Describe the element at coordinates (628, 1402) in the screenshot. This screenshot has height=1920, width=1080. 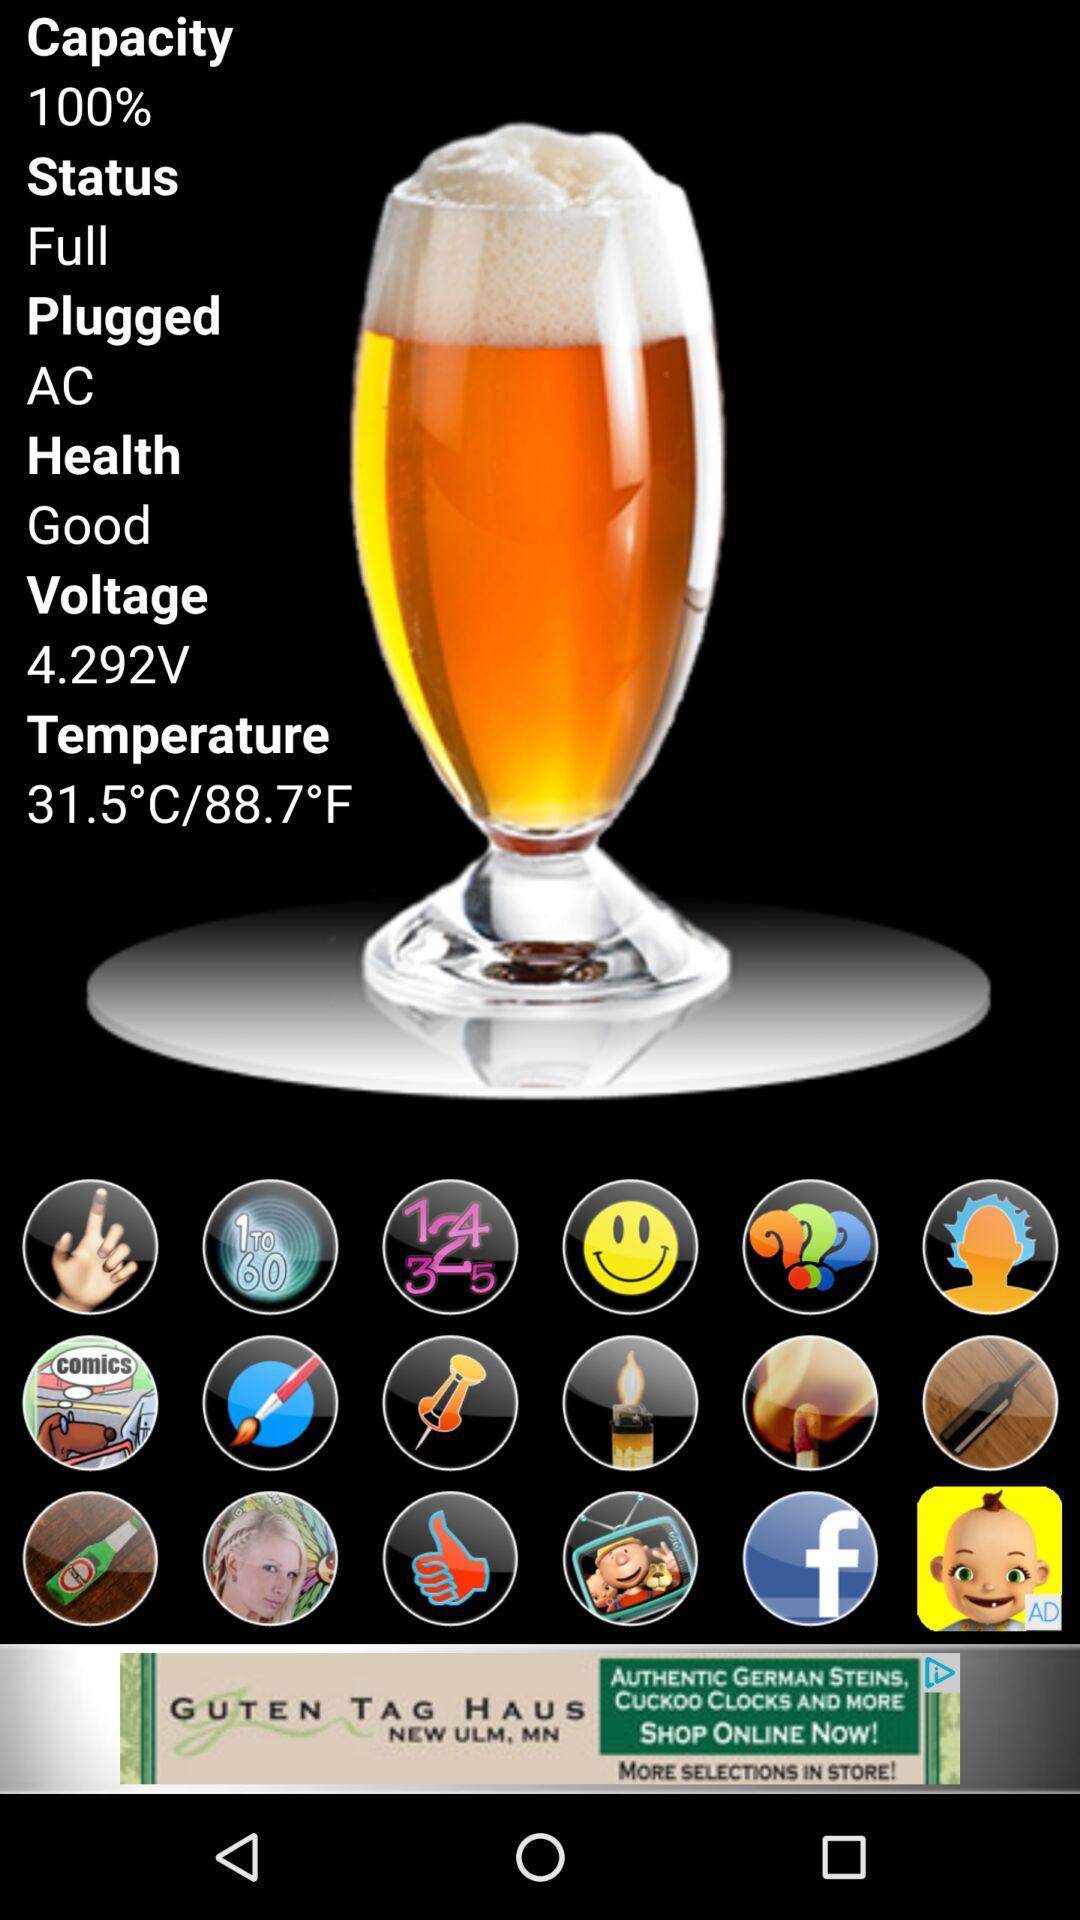
I see `play` at that location.